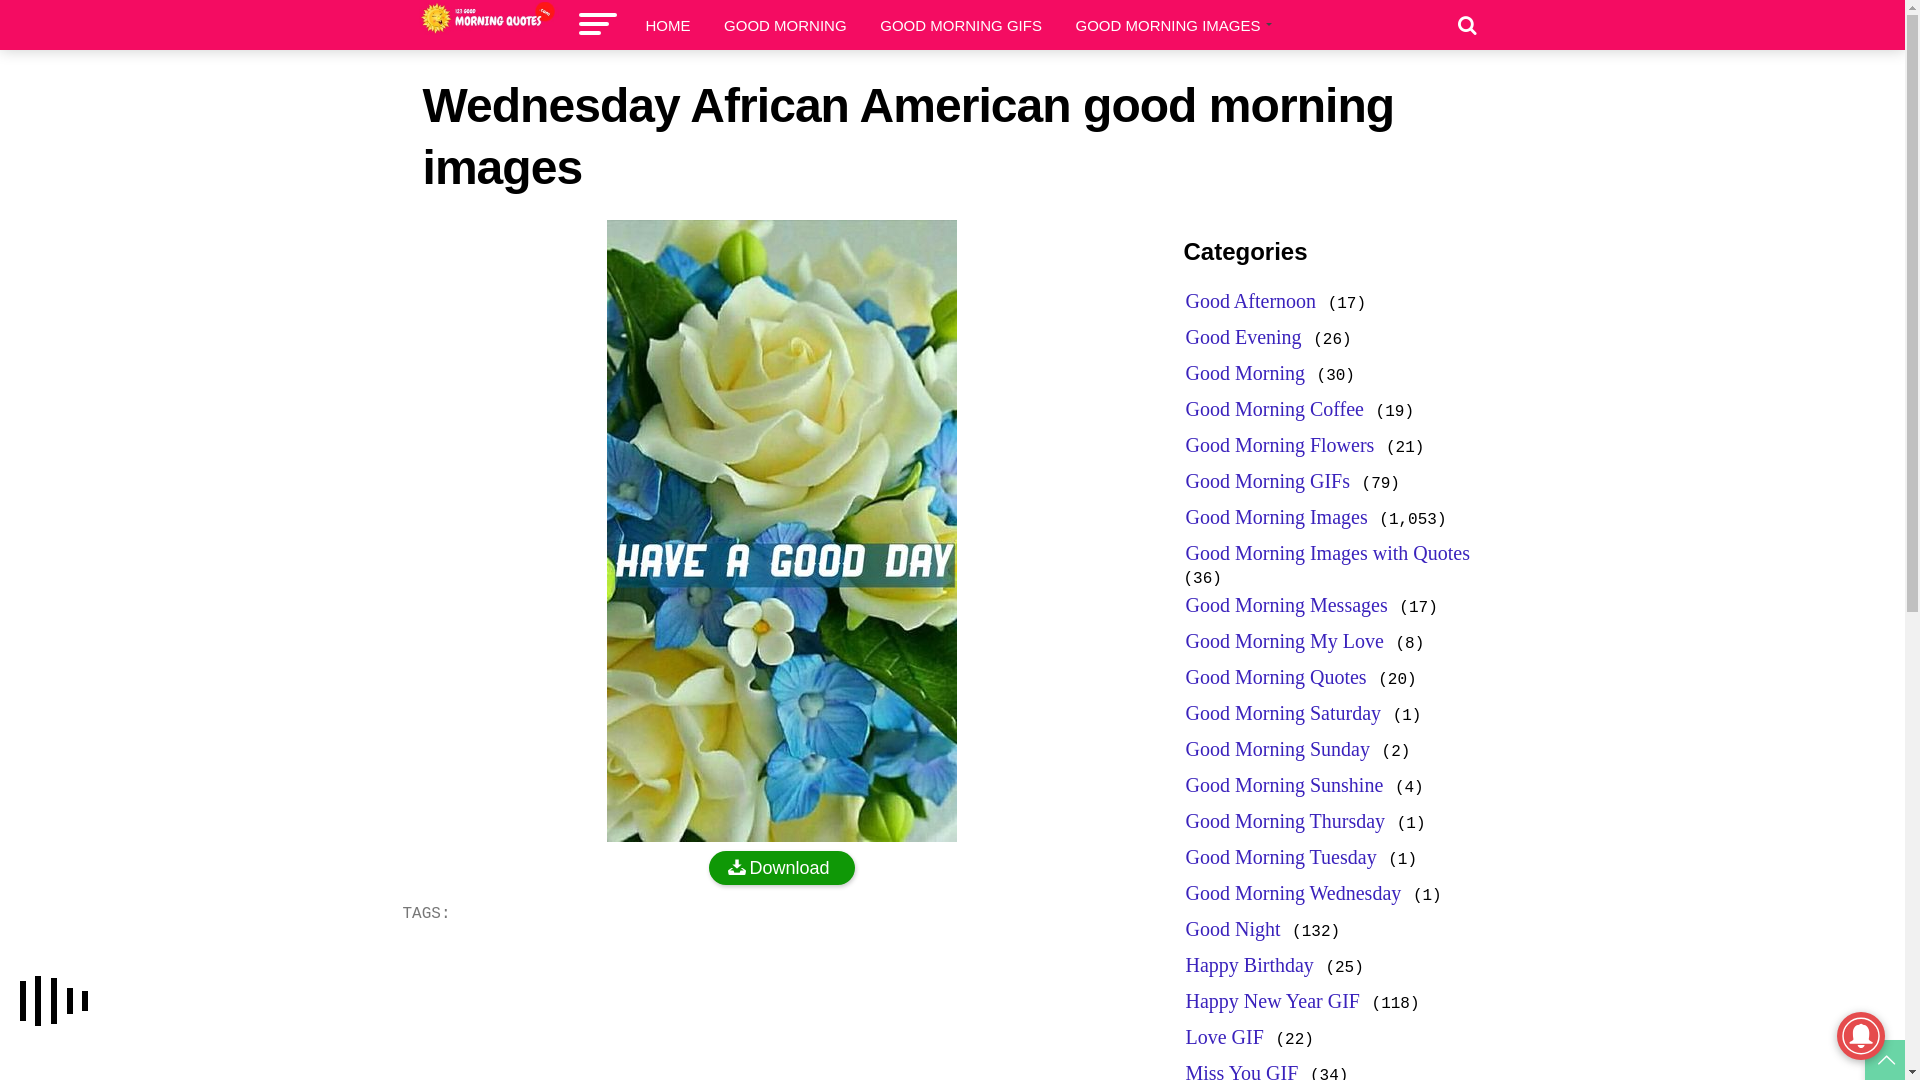 The image size is (1920, 1080). I want to click on 'Good Morning Messages', so click(1286, 604).